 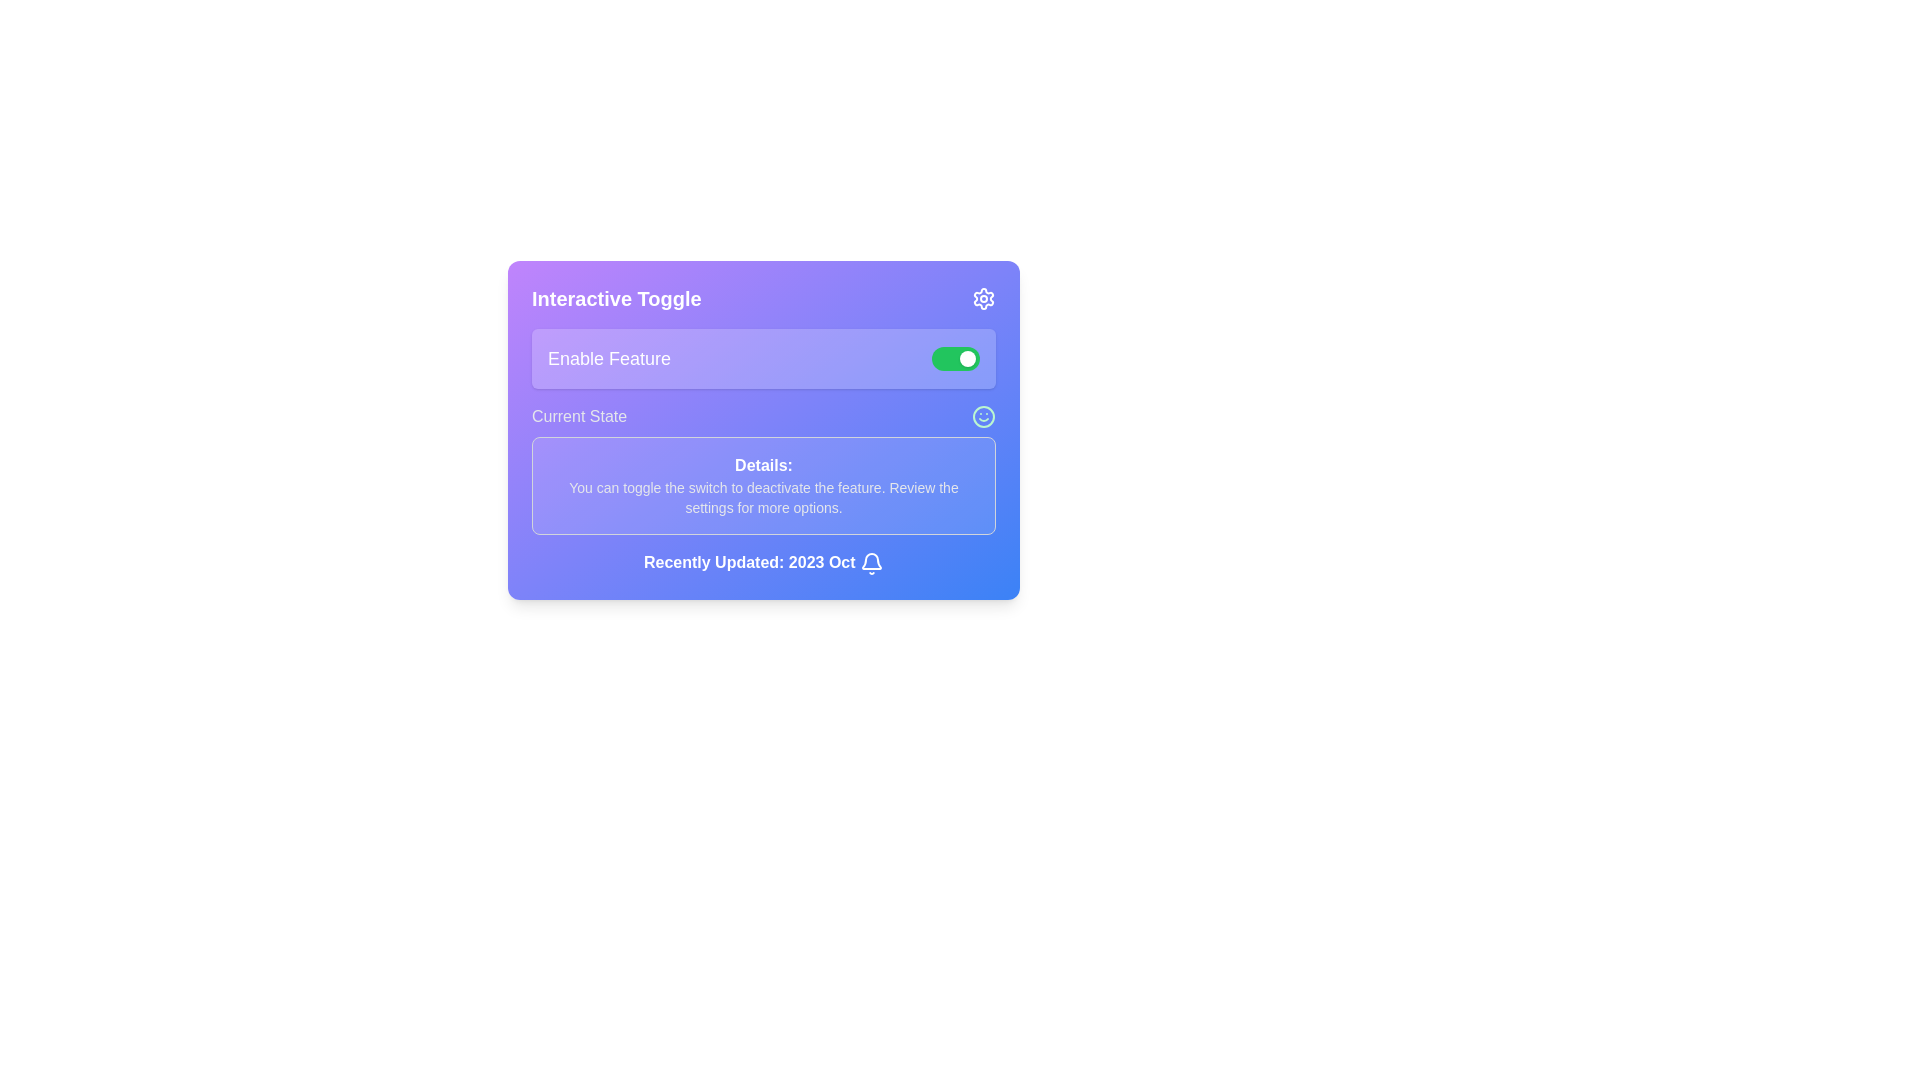 I want to click on the settings gear icon located in the top-right corner of the 'Interactive Toggle' card, so click(x=983, y=299).